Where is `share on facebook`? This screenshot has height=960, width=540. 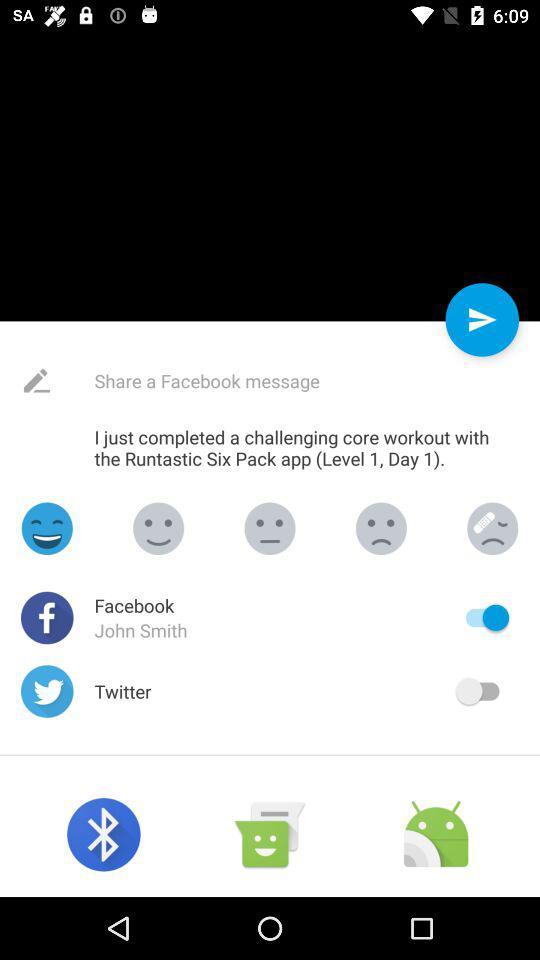 share on facebook is located at coordinates (254, 380).